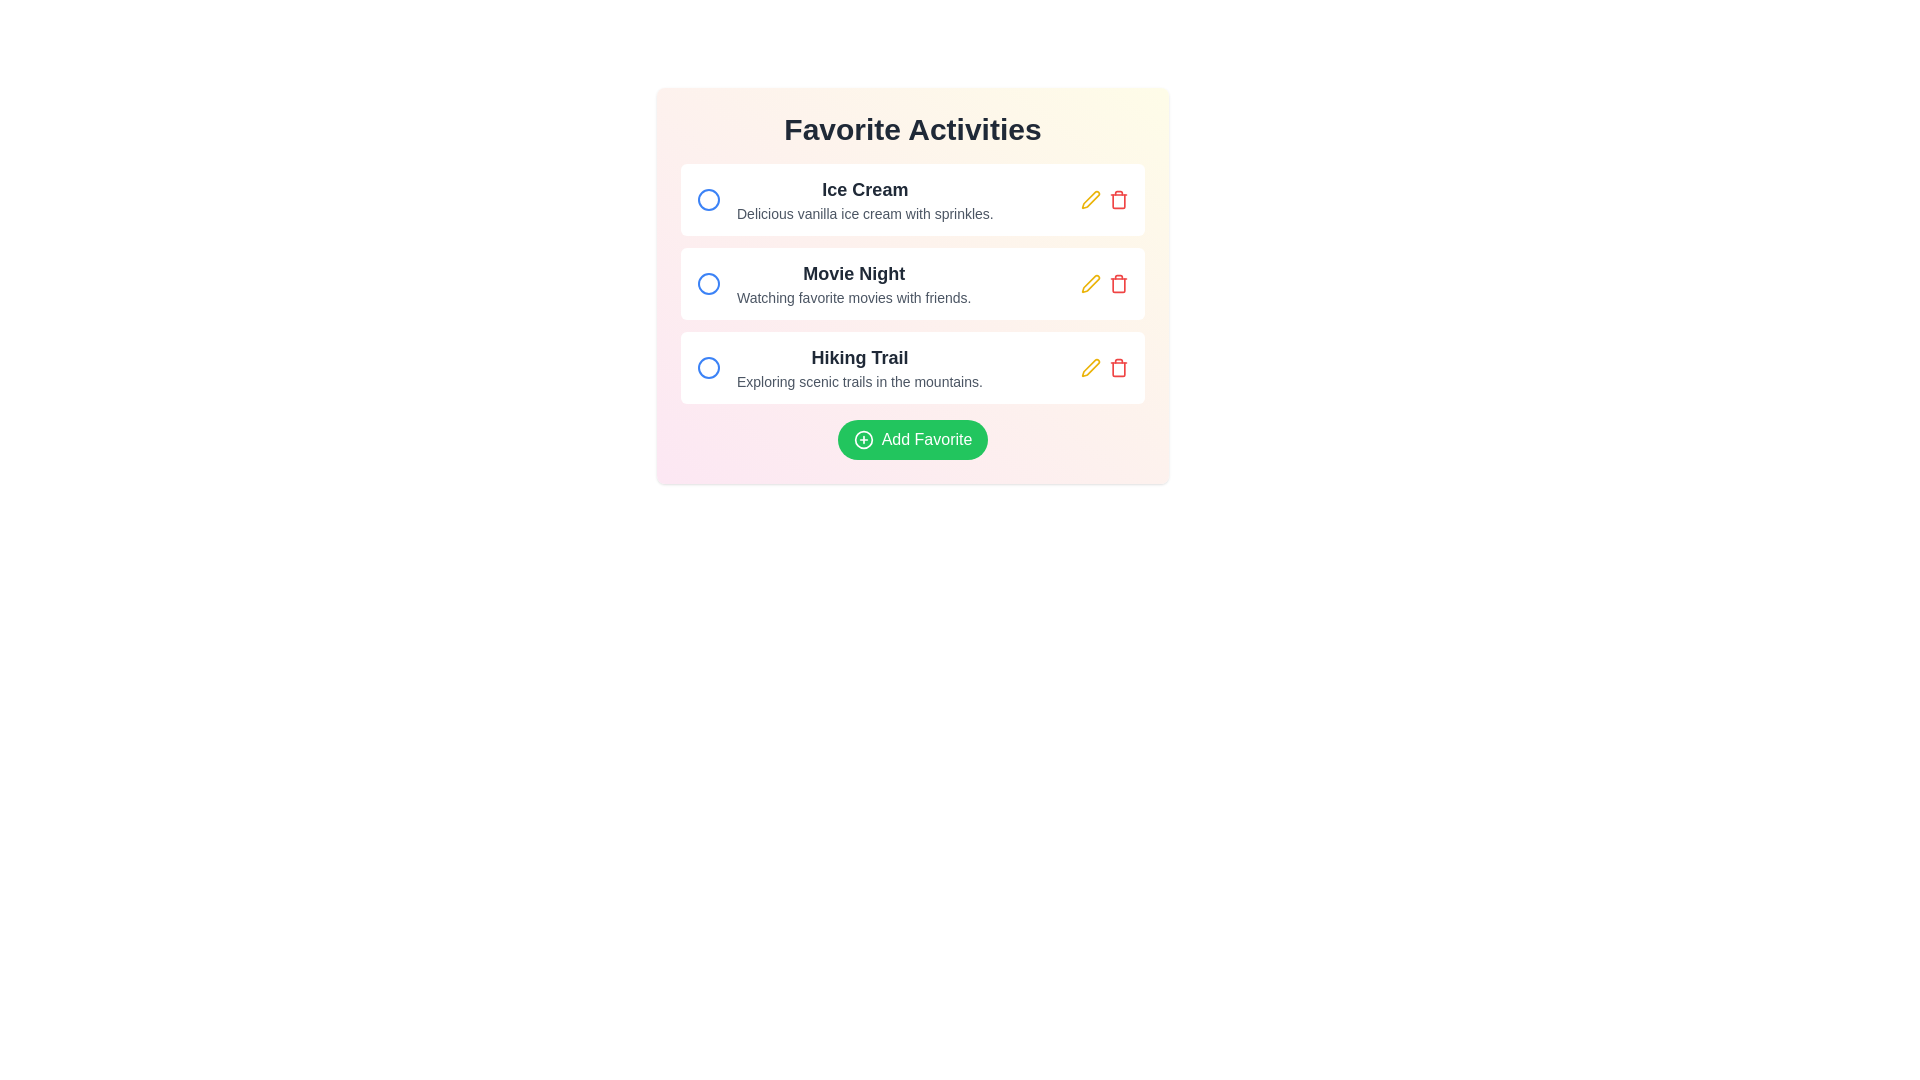 This screenshot has height=1080, width=1920. I want to click on the selectable icon or radio button for the 'Movie Night' option in the second row of the 'Favorite Activities' list, so click(709, 284).